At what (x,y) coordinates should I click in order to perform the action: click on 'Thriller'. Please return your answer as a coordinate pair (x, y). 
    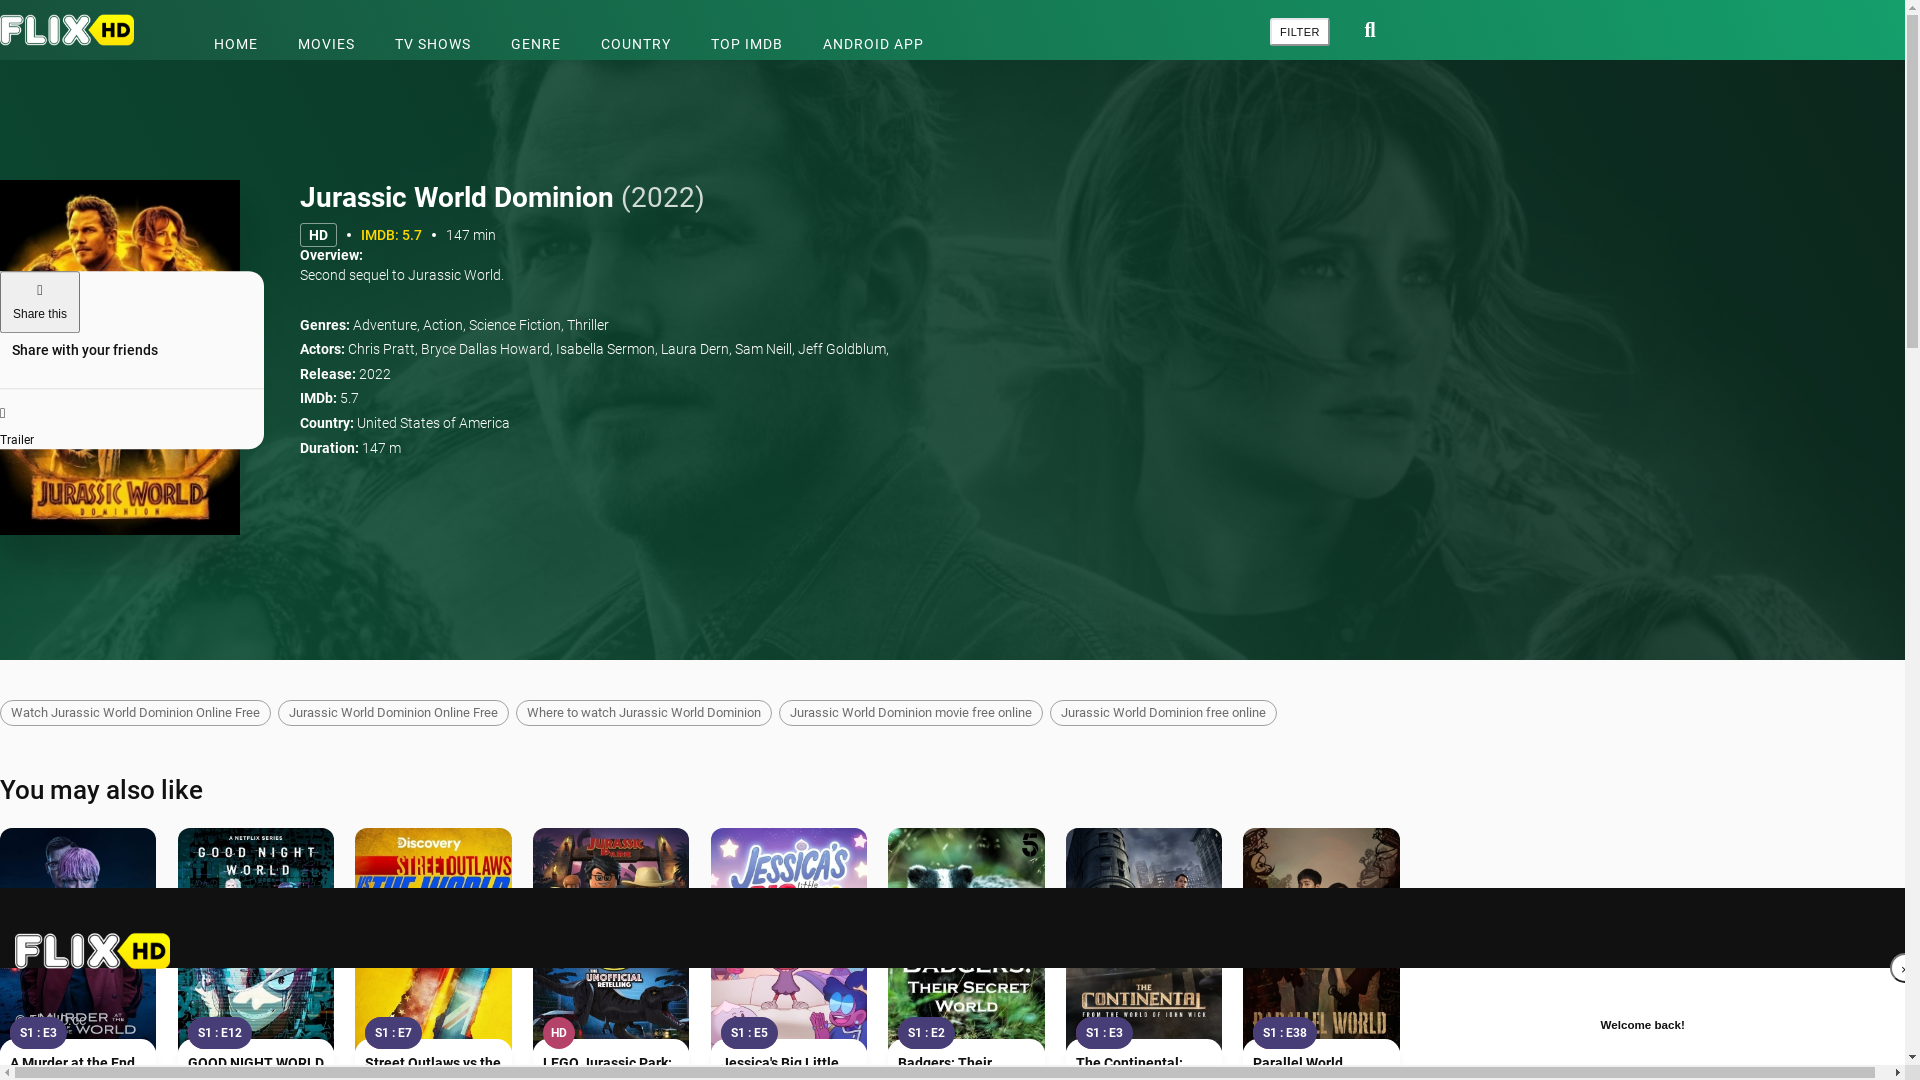
    Looking at the image, I should click on (587, 323).